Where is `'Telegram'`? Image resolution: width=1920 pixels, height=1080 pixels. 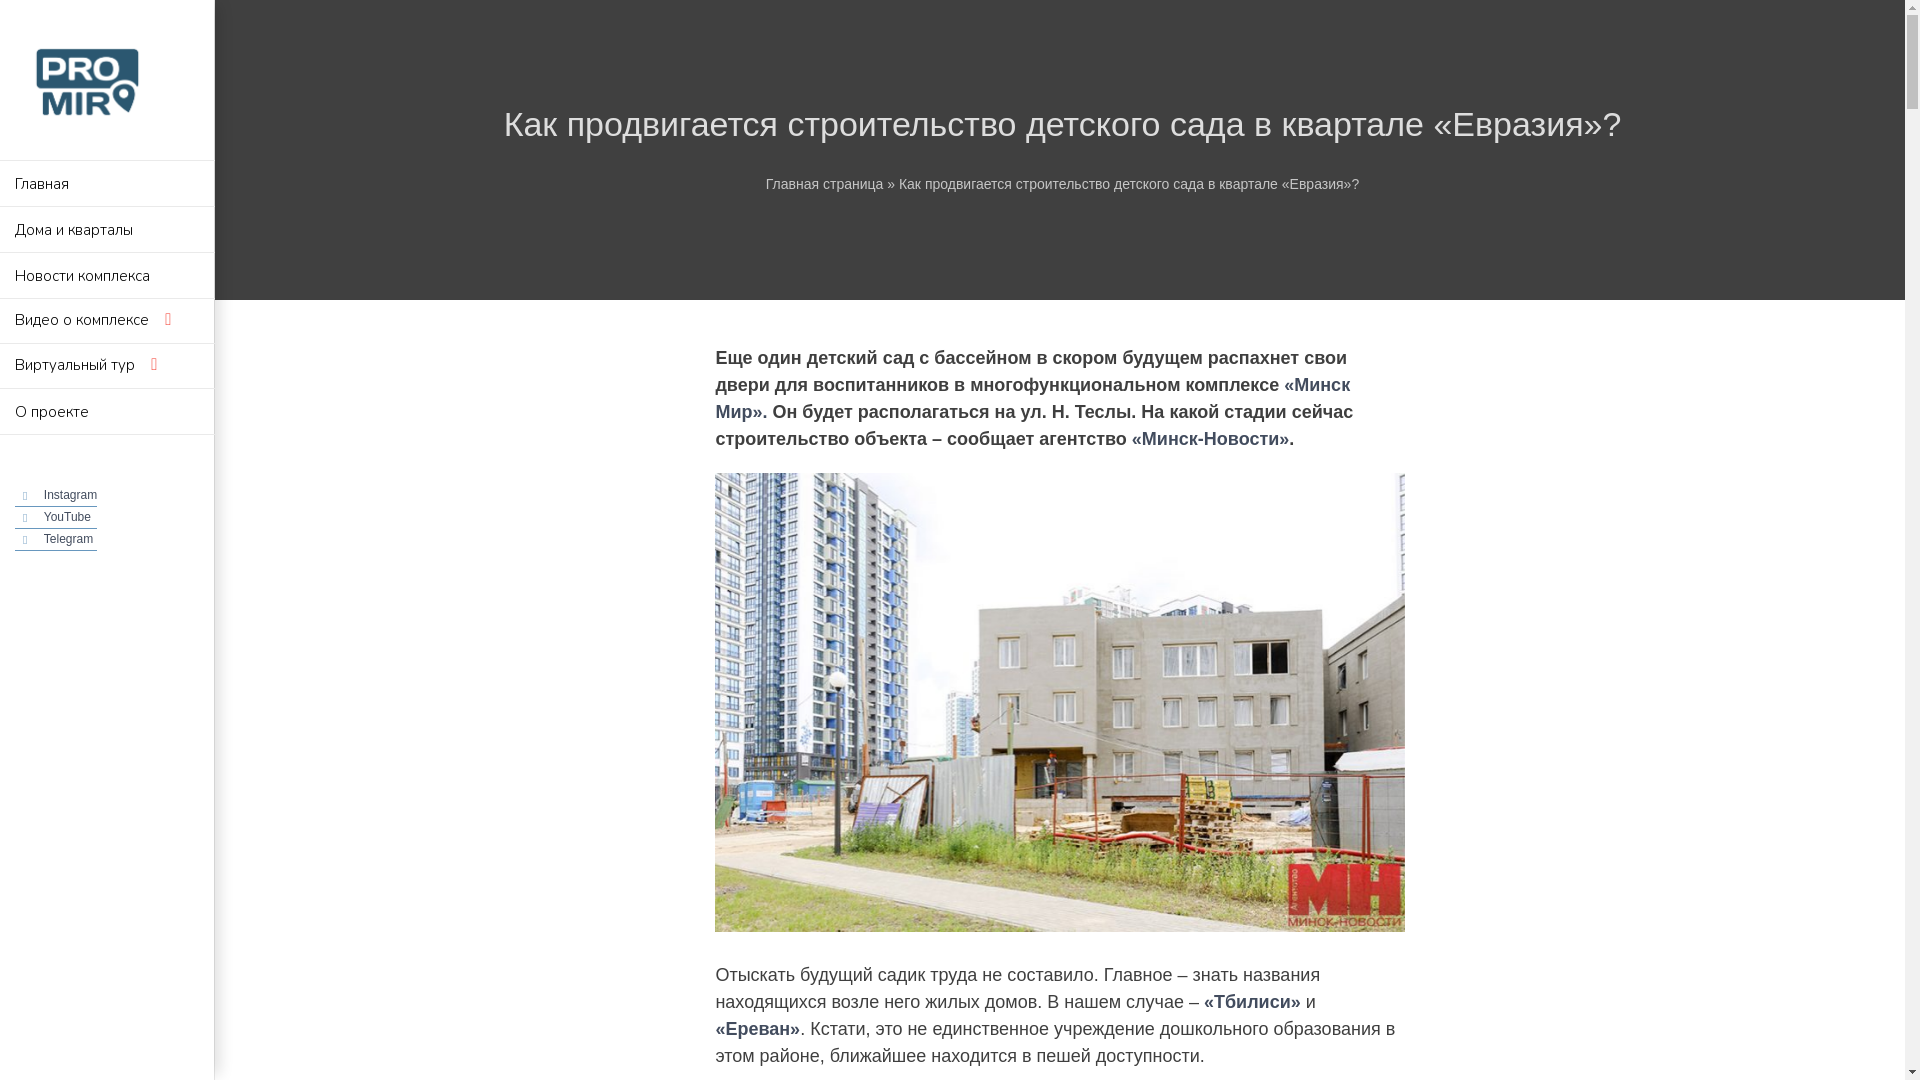 'Telegram' is located at coordinates (43, 538).